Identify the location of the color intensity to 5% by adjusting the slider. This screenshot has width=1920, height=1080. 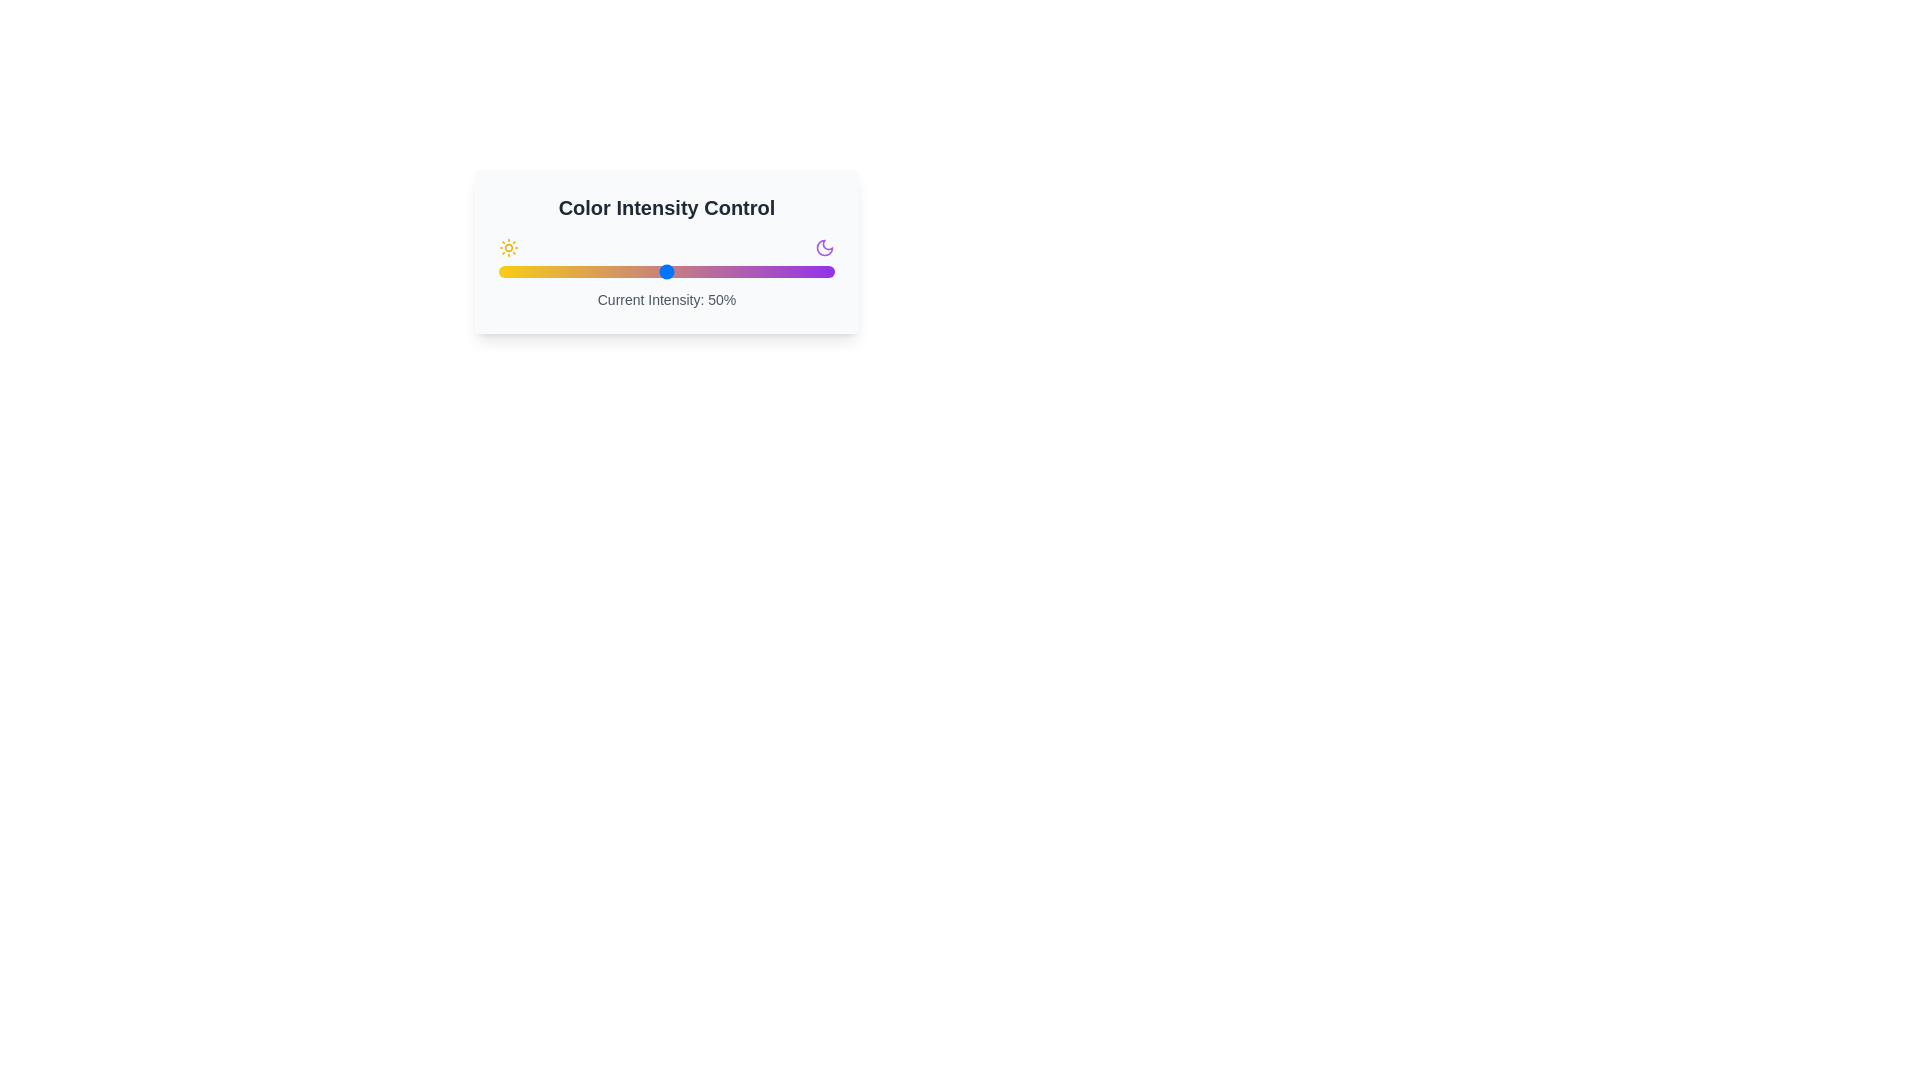
(515, 272).